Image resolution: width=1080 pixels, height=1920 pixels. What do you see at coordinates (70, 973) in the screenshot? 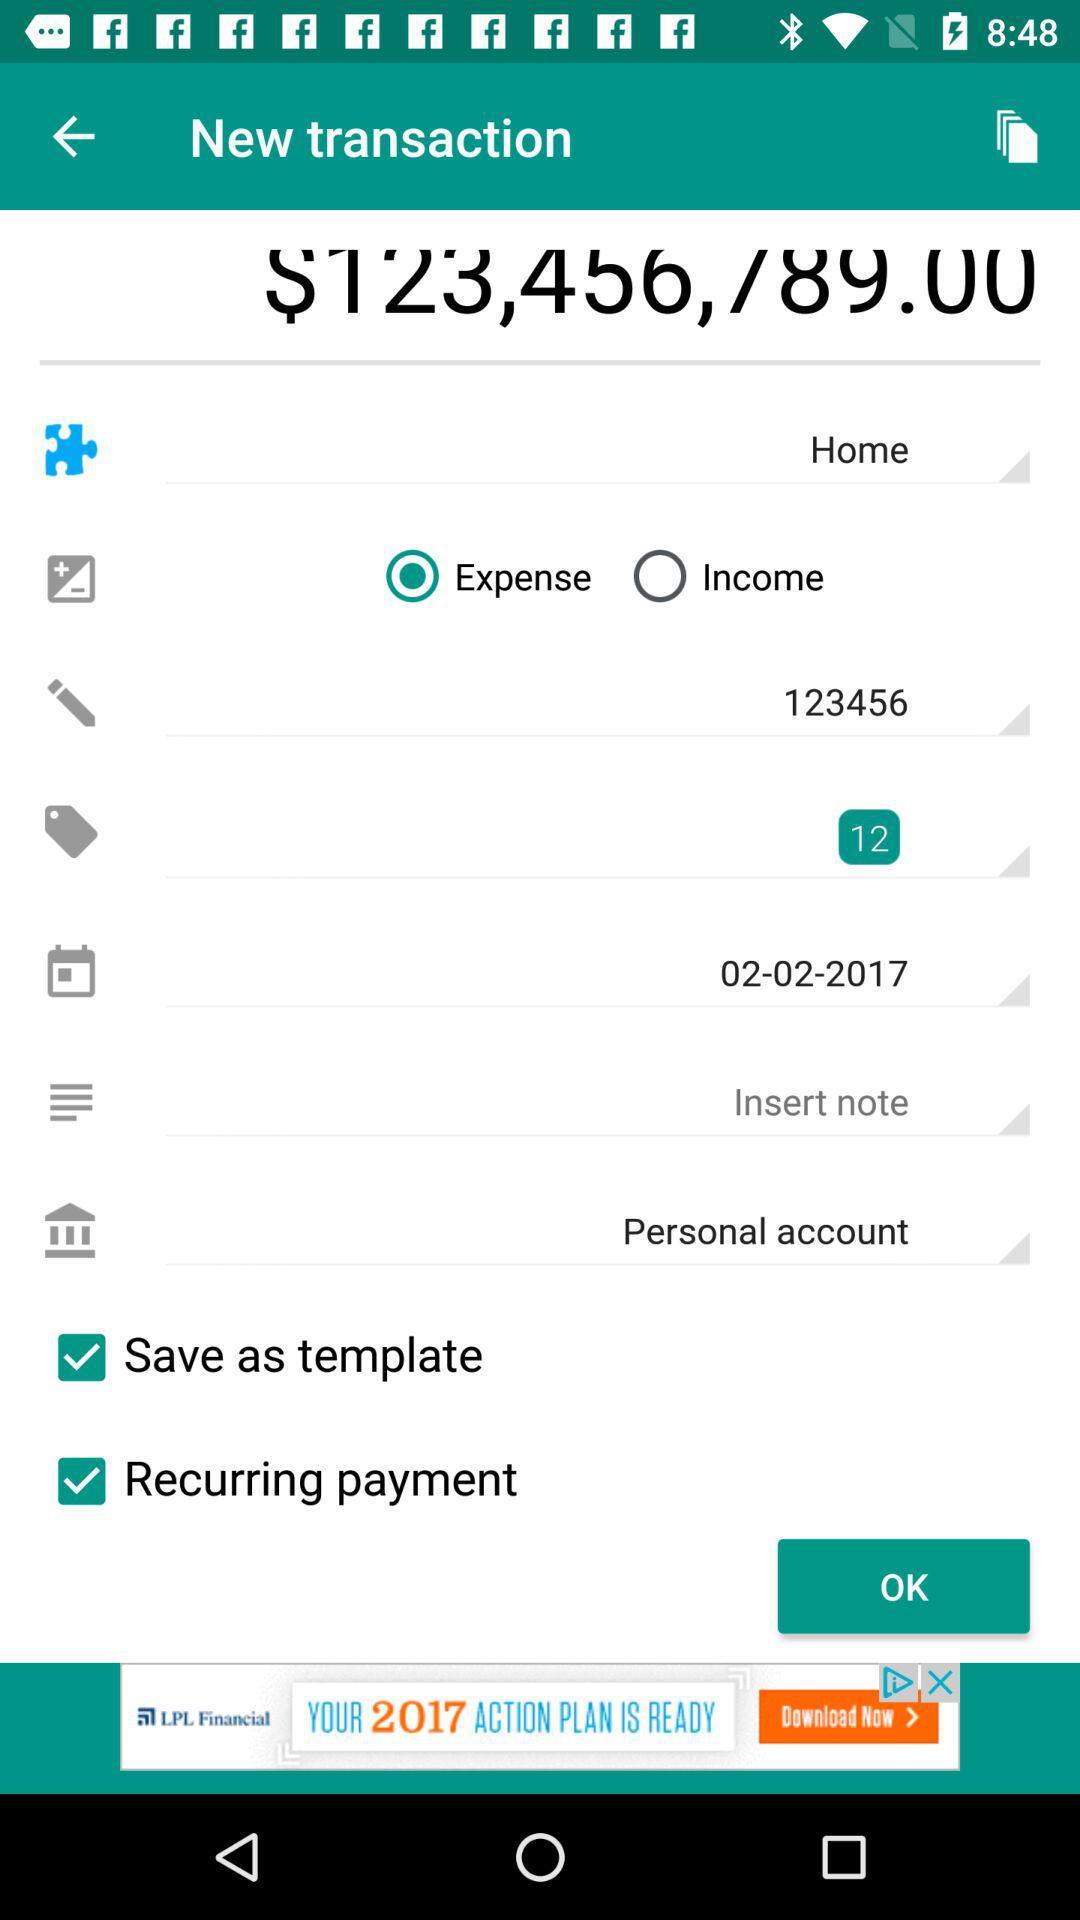
I see `the date_range icon` at bounding box center [70, 973].